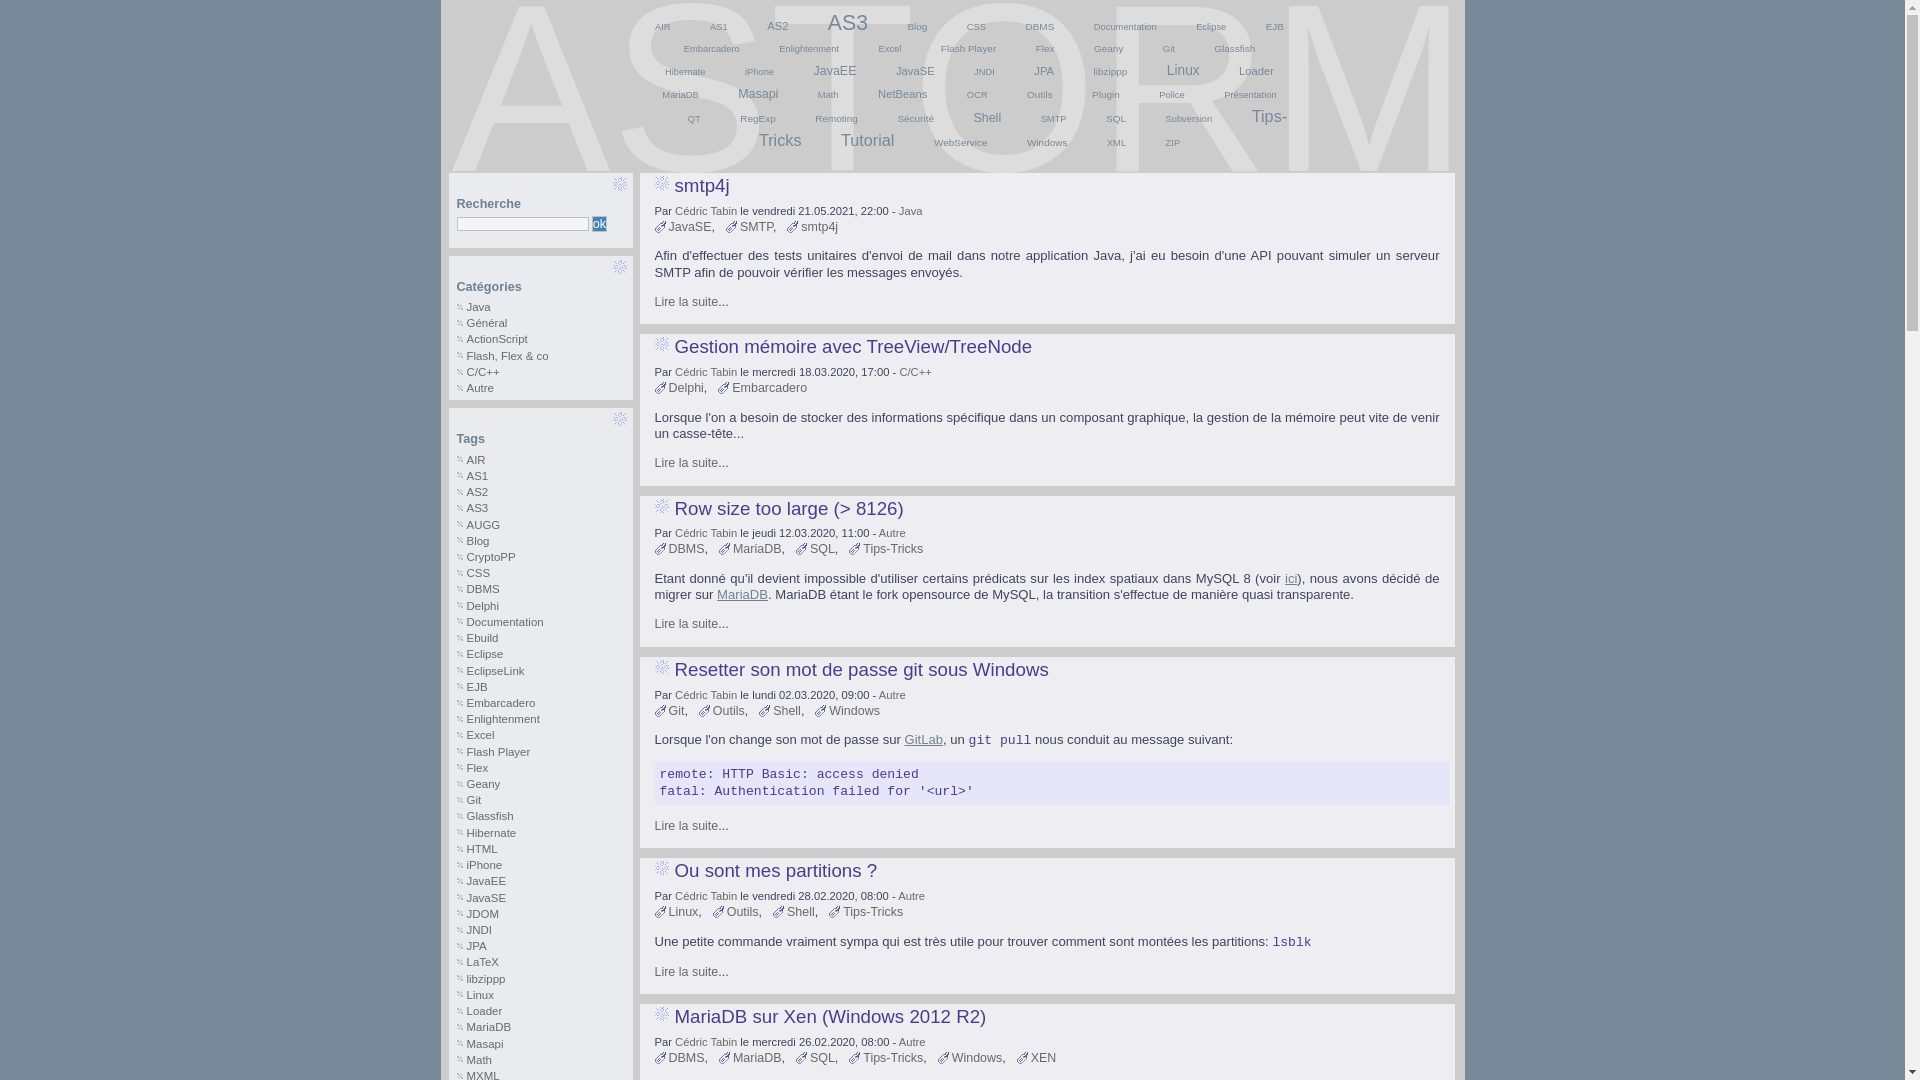 The width and height of the screenshot is (1920, 1080). I want to click on 'Autre', so click(478, 388).